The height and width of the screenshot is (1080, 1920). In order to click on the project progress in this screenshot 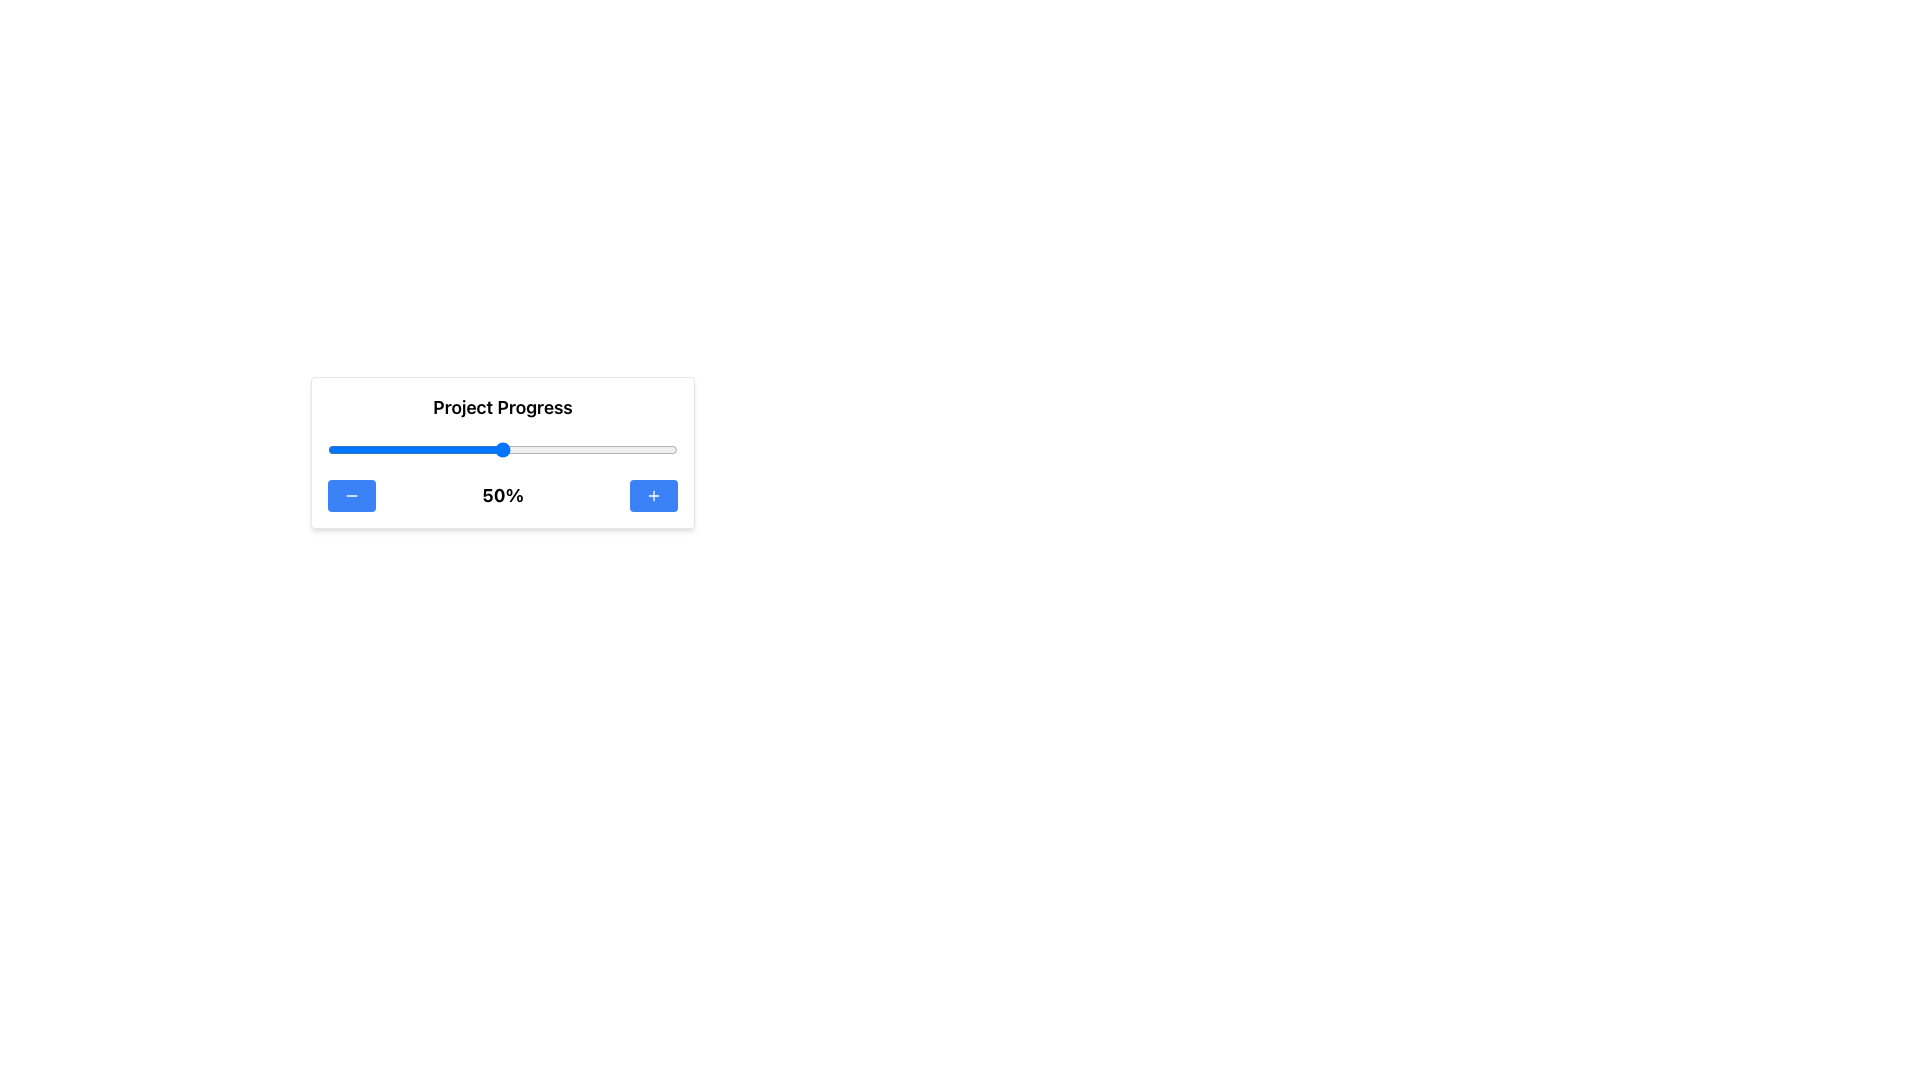, I will do `click(634, 450)`.